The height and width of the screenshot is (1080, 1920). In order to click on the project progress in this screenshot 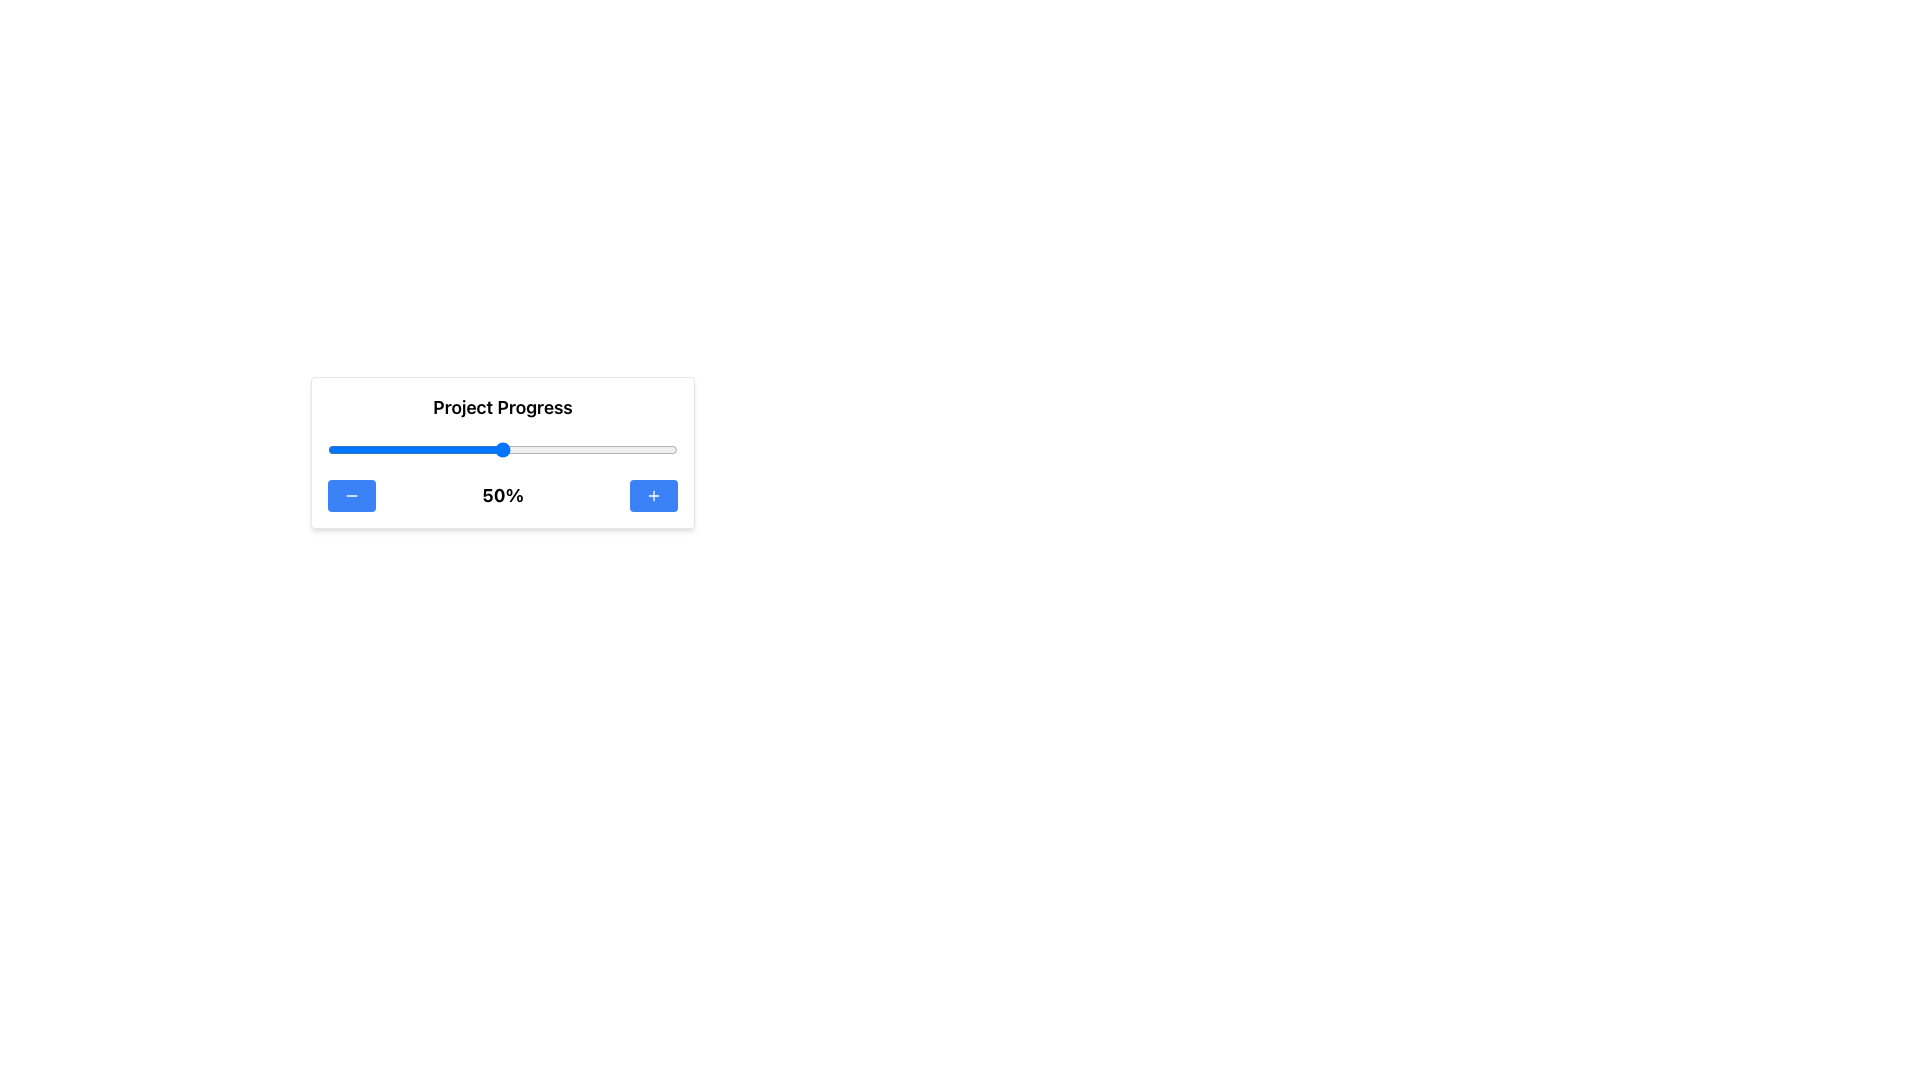, I will do `click(634, 450)`.